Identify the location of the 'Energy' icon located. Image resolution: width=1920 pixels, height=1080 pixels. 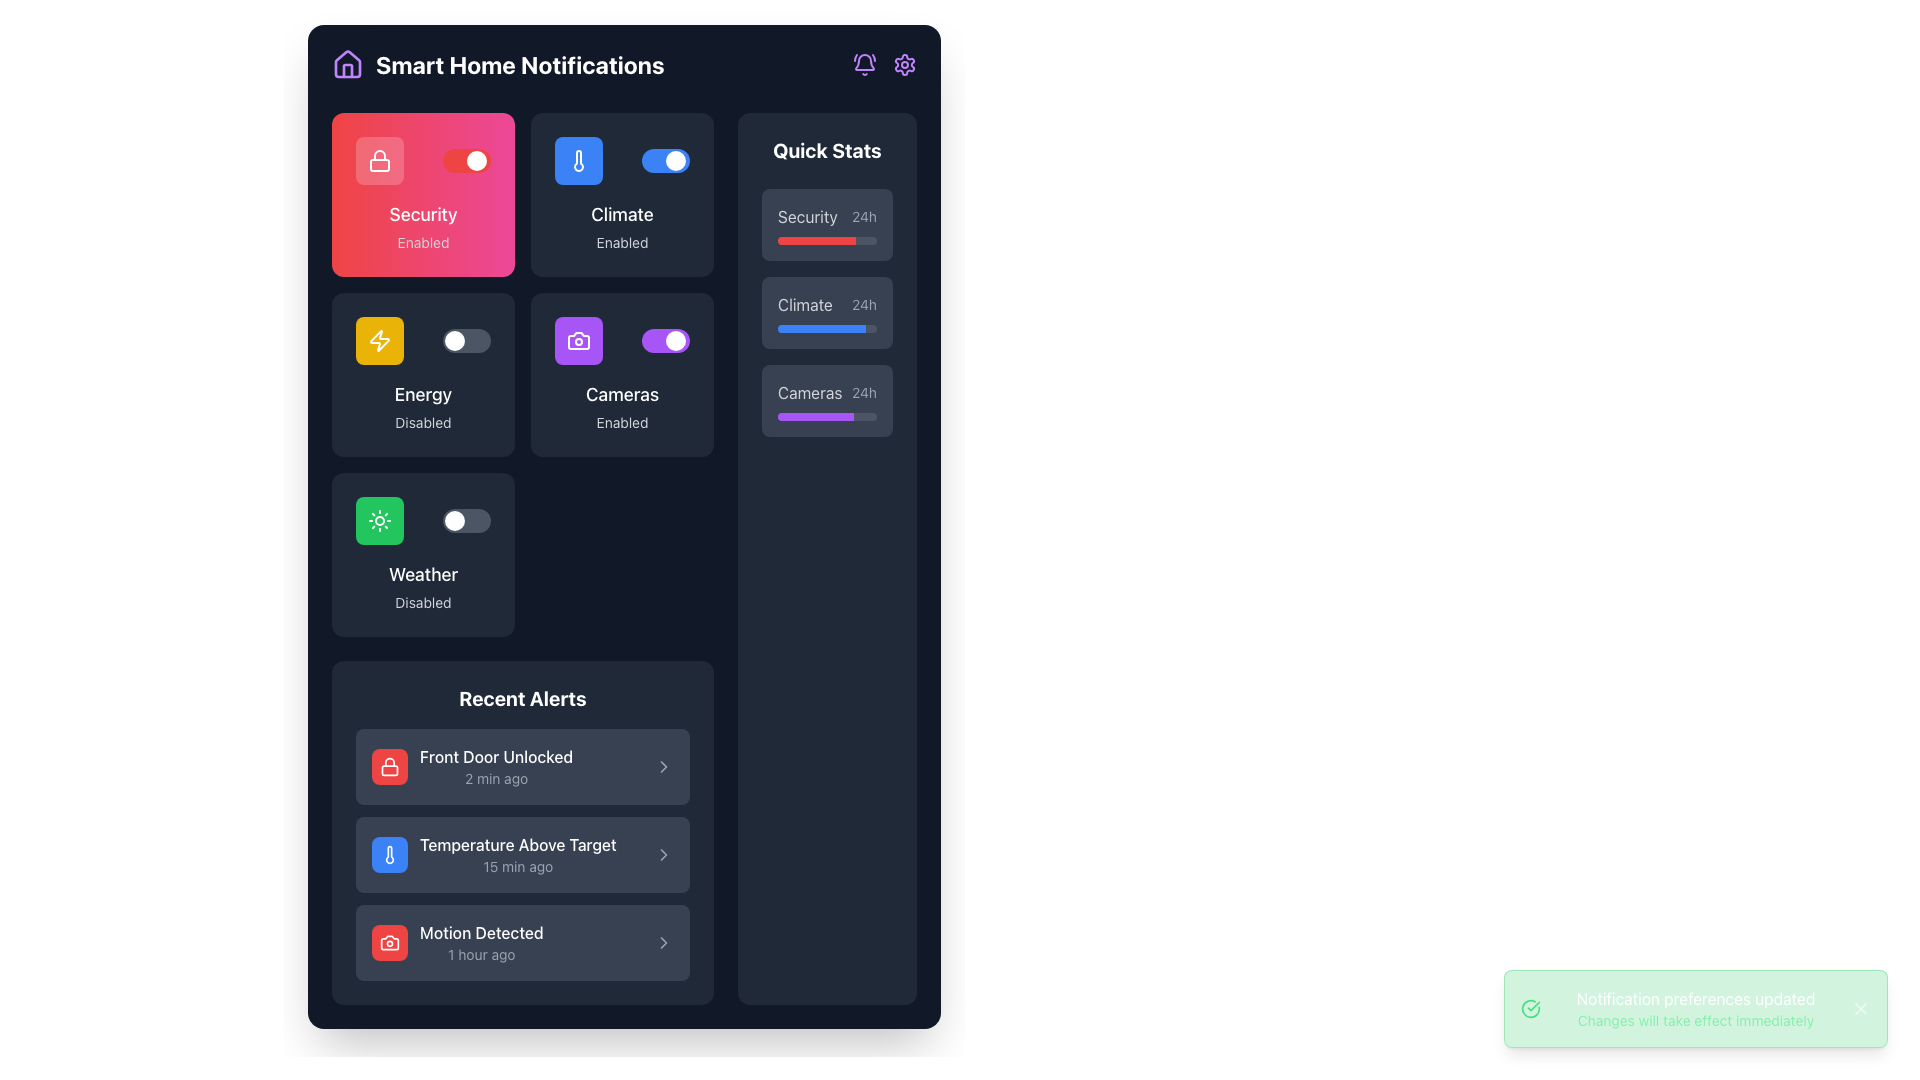
(379, 339).